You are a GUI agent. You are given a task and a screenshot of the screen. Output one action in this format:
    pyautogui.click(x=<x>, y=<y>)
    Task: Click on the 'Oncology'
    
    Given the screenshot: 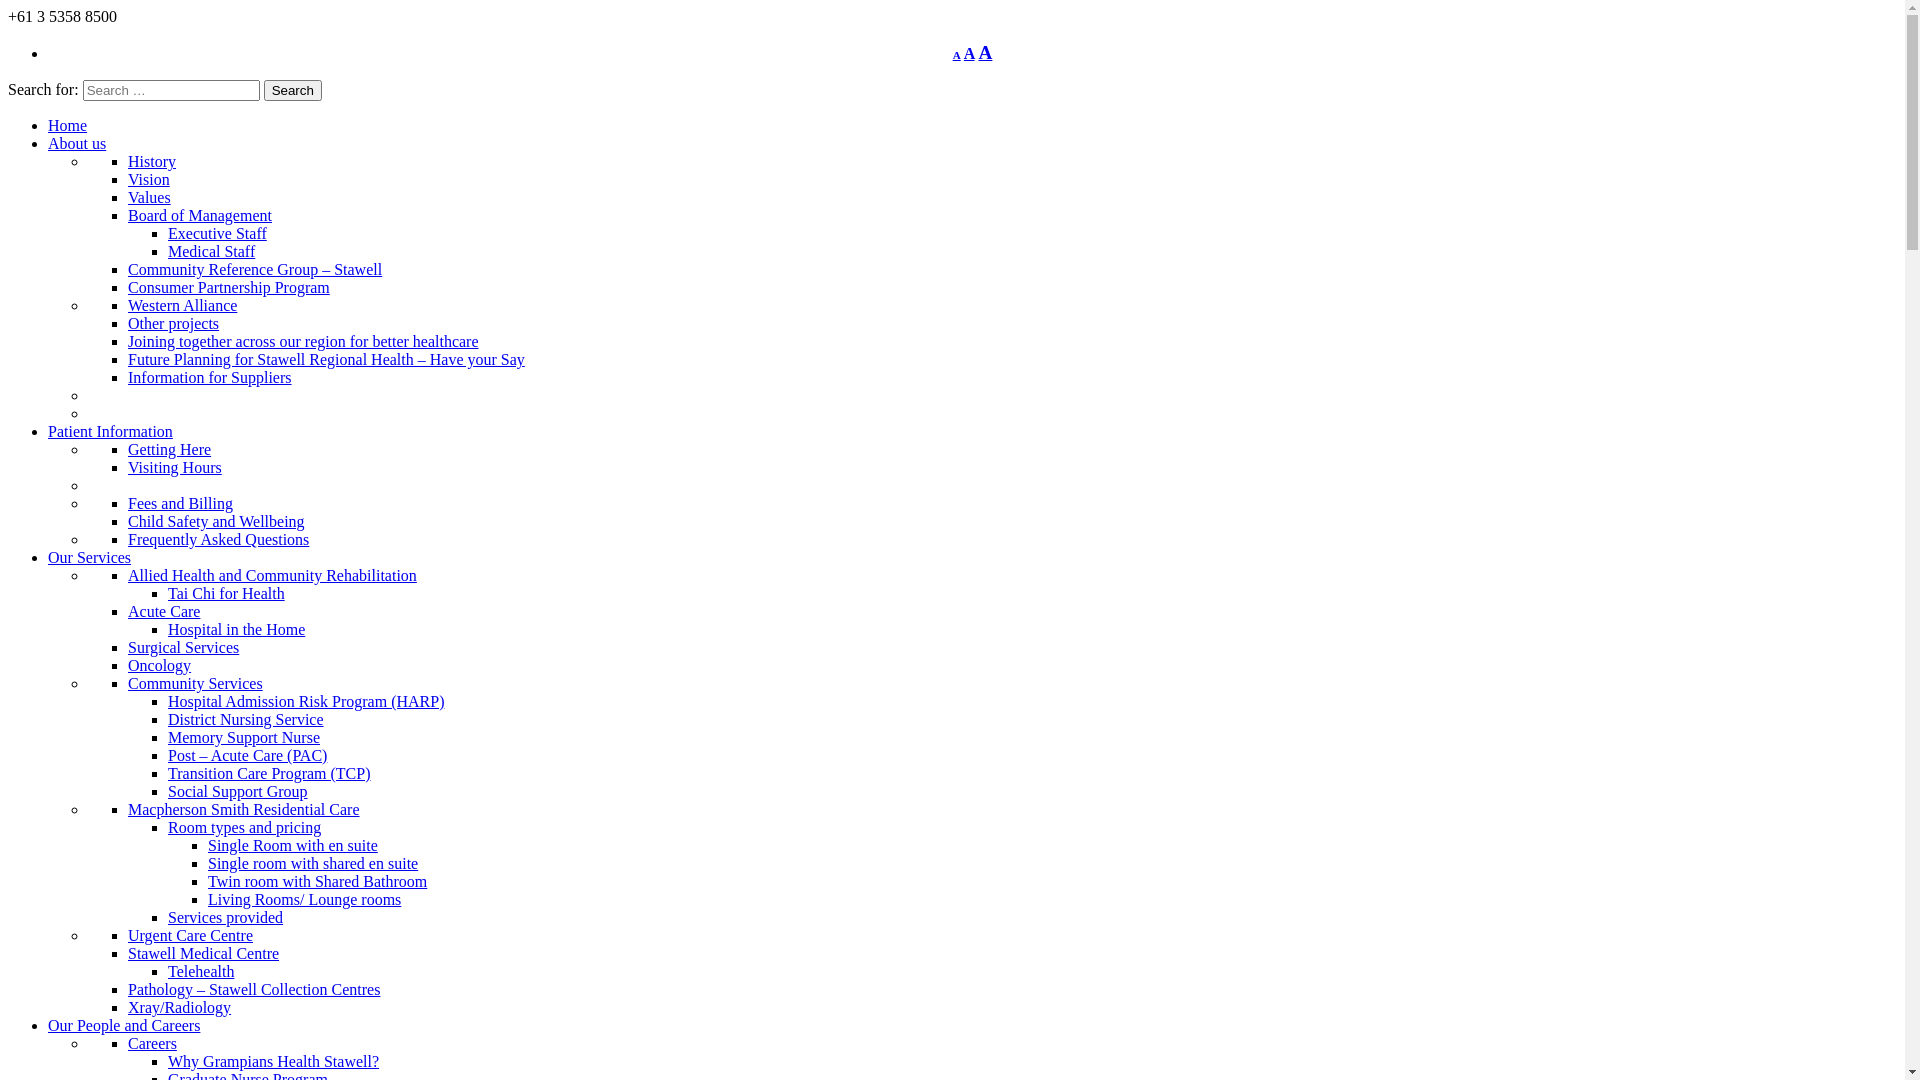 What is the action you would take?
    pyautogui.click(x=127, y=665)
    